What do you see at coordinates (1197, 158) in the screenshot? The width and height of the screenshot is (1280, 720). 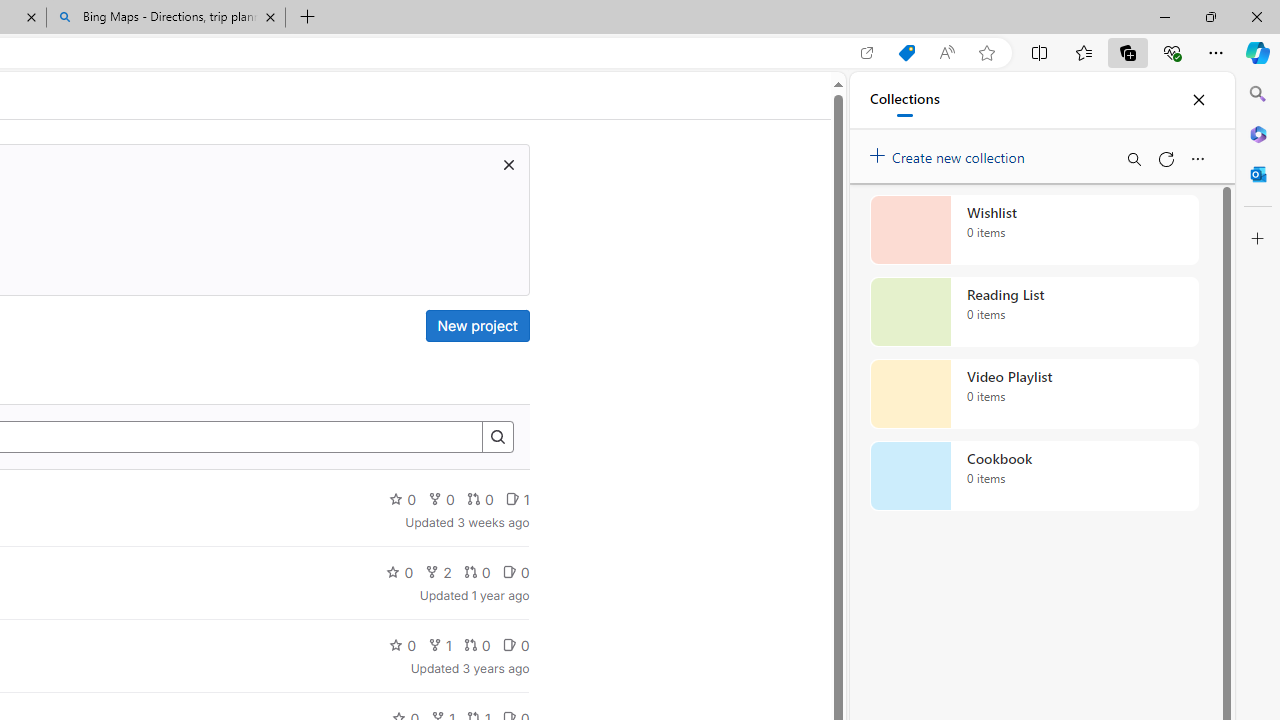 I see `'More options menu'` at bounding box center [1197, 158].